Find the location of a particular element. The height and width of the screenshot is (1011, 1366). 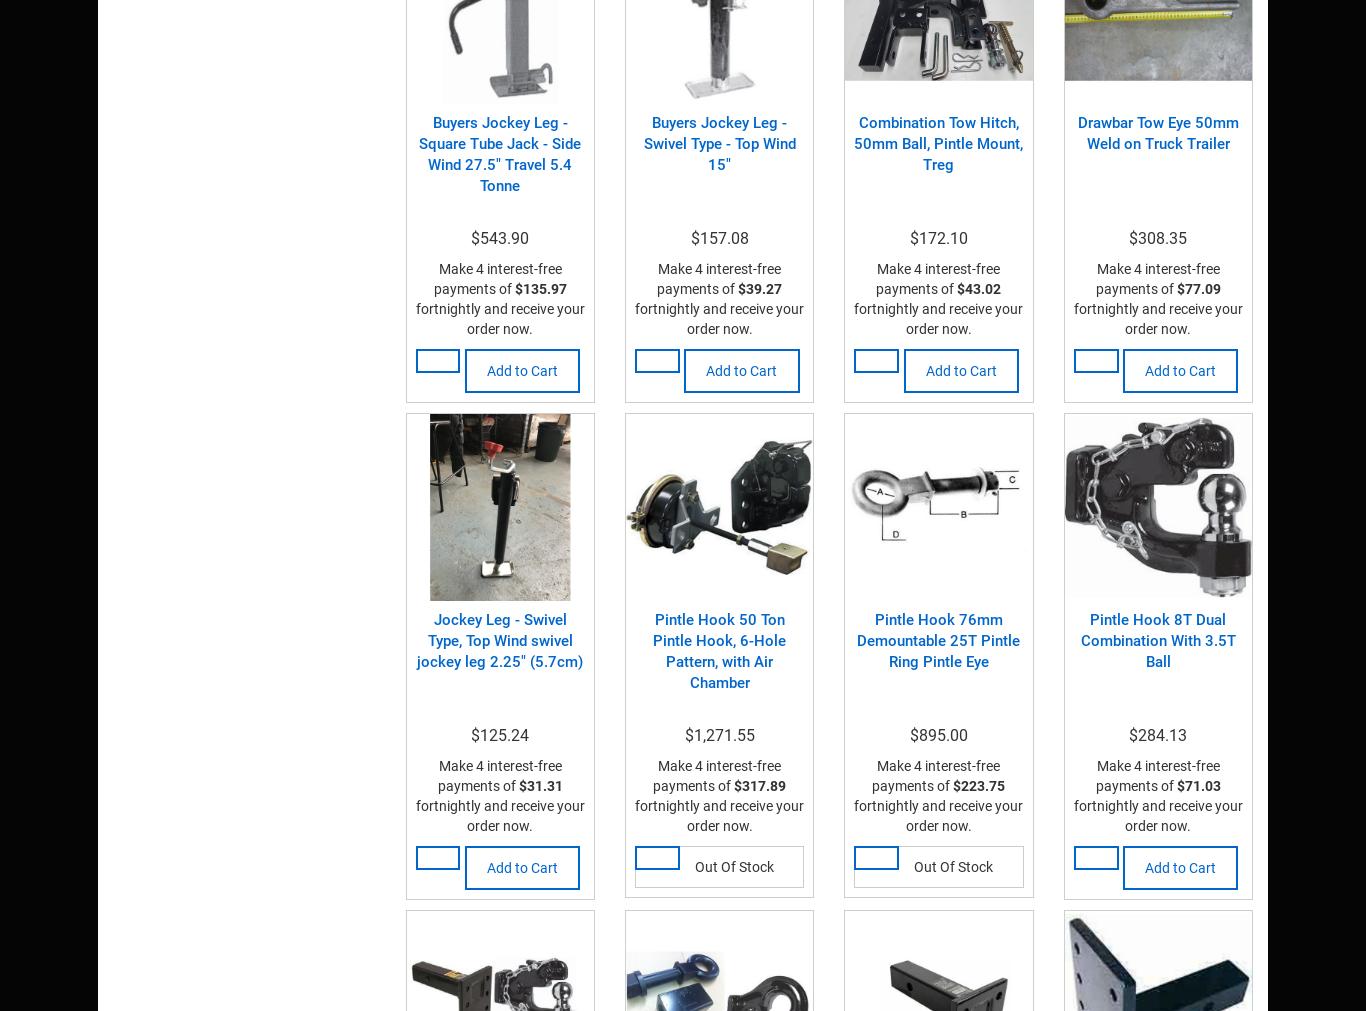

'$317.89' is located at coordinates (760, 784).